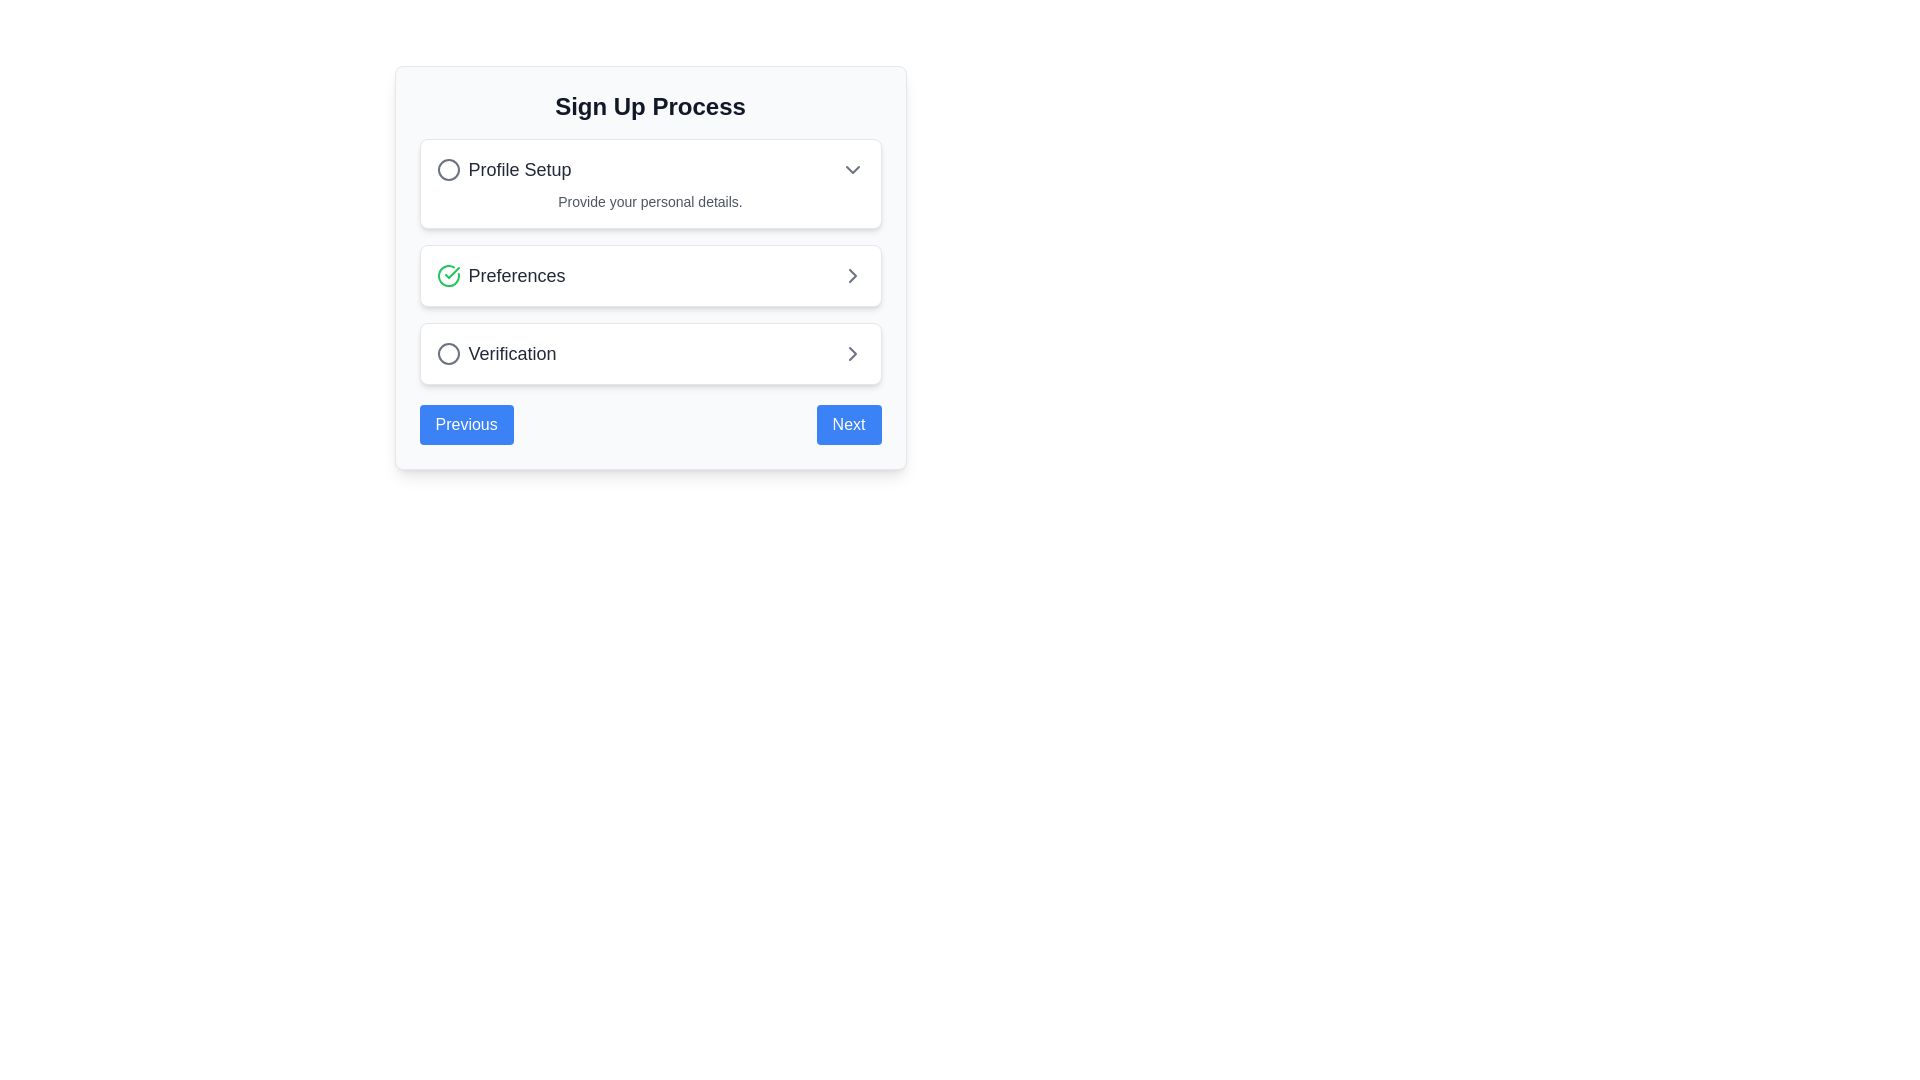 This screenshot has height=1080, width=1920. I want to click on the 'Verification' selectable list item, which is the third item, so click(650, 353).